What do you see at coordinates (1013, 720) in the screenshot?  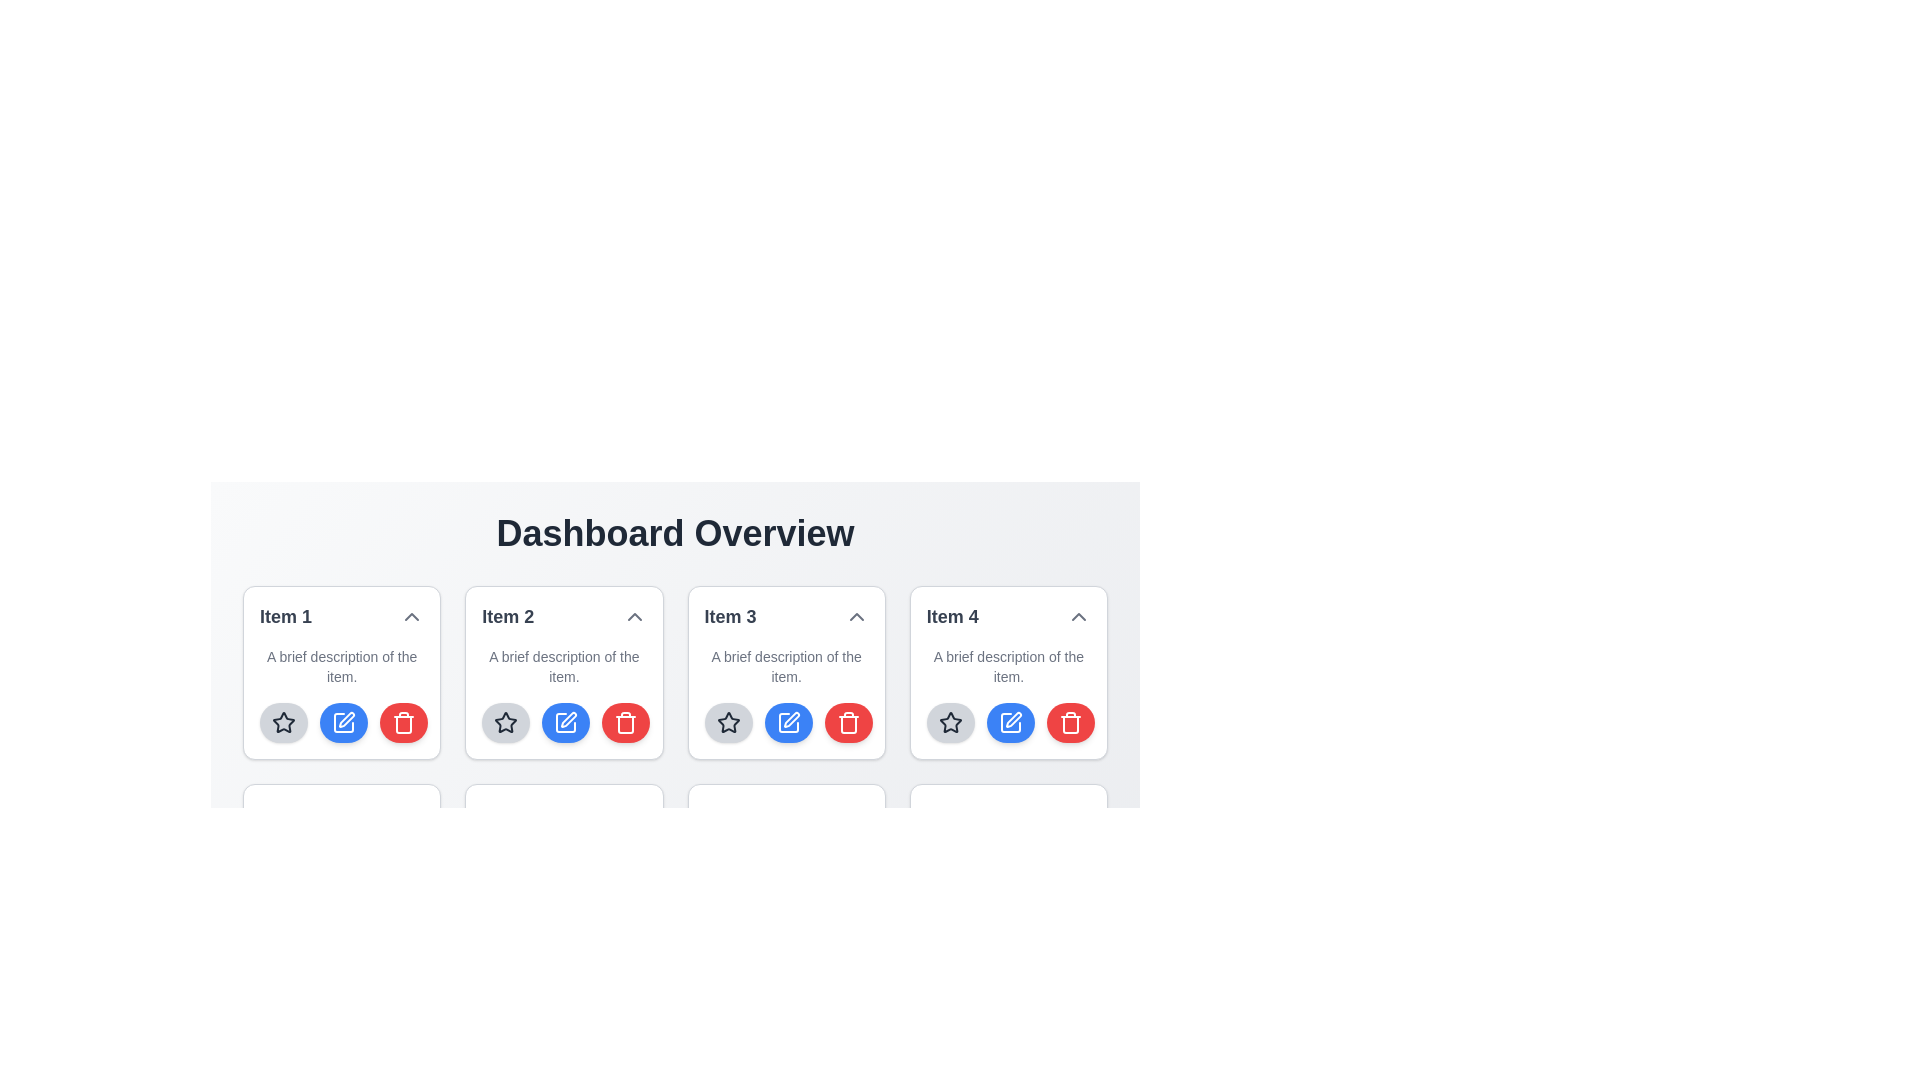 I see `the white pen icon embedded within the blue circular button in the fourth item card of the 'Dashboard Overview' section` at bounding box center [1013, 720].